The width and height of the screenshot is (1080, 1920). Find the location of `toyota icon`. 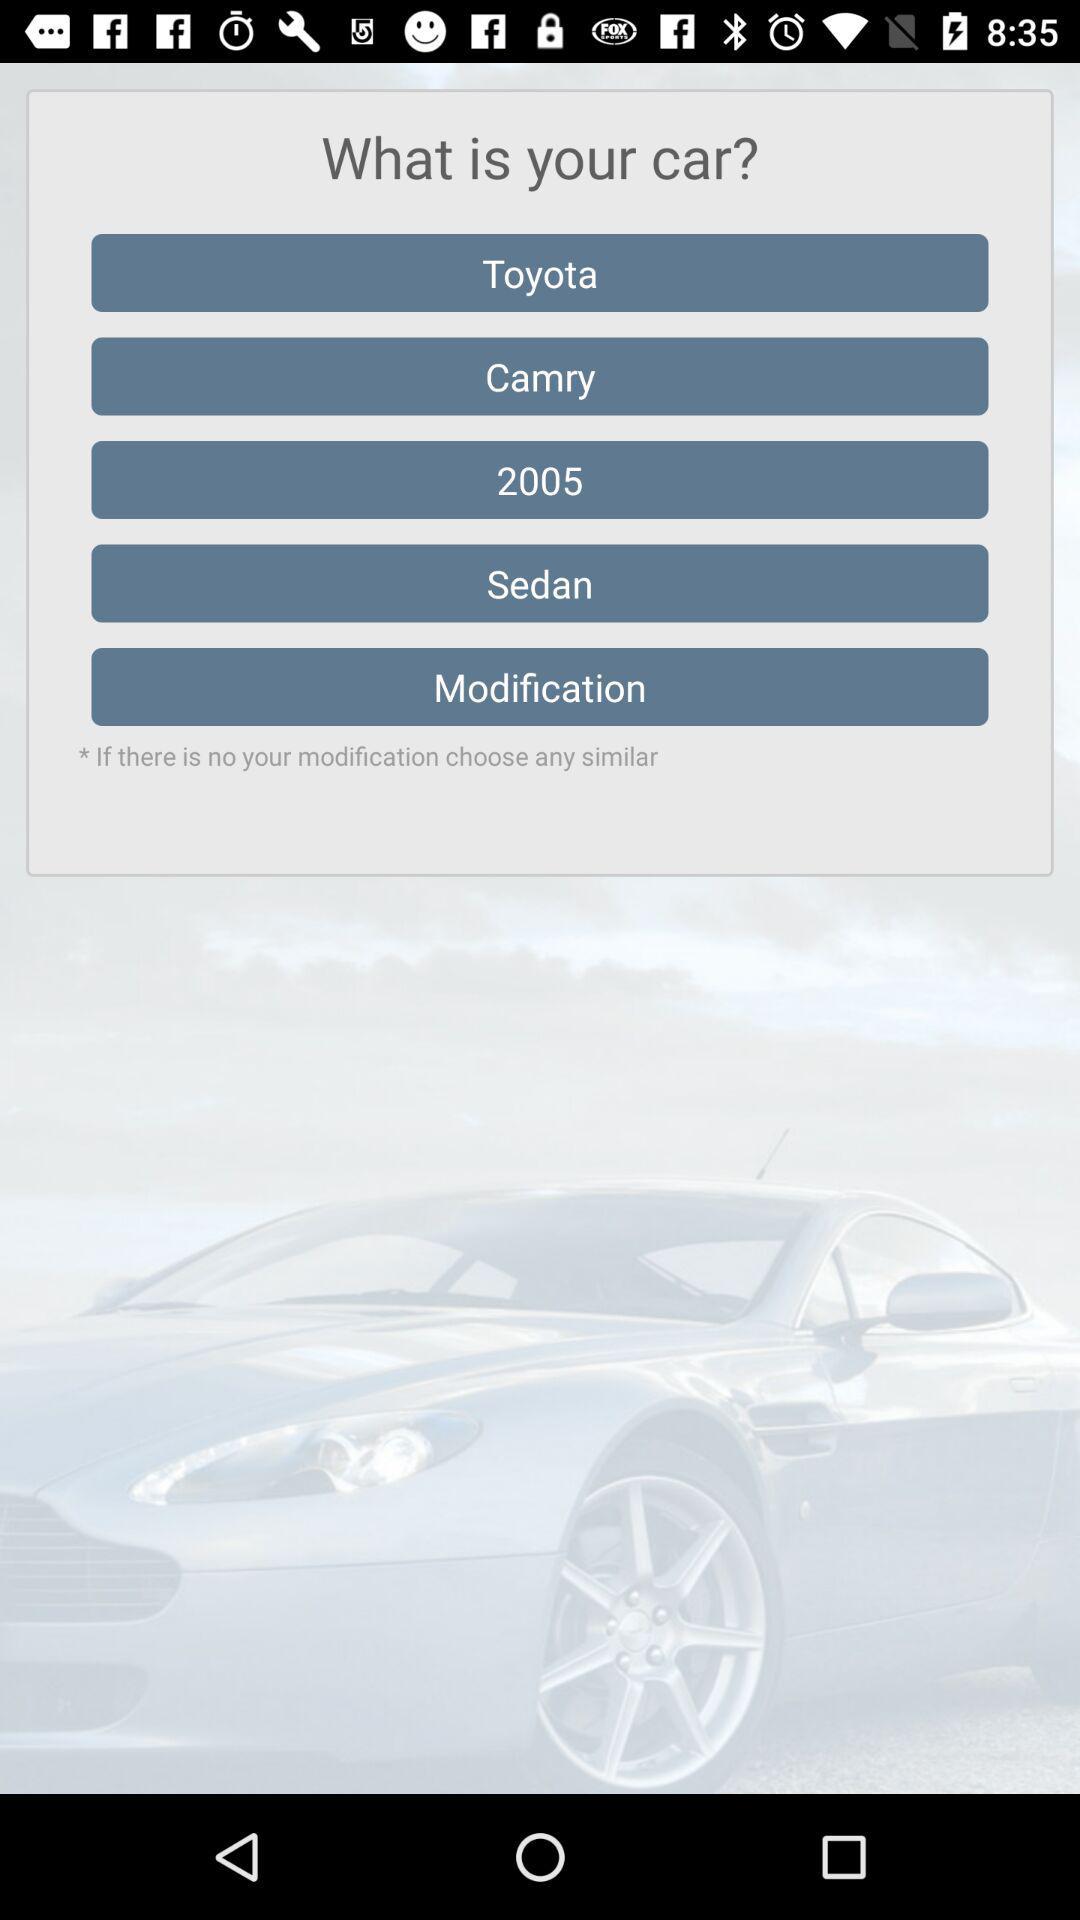

toyota icon is located at coordinates (540, 272).